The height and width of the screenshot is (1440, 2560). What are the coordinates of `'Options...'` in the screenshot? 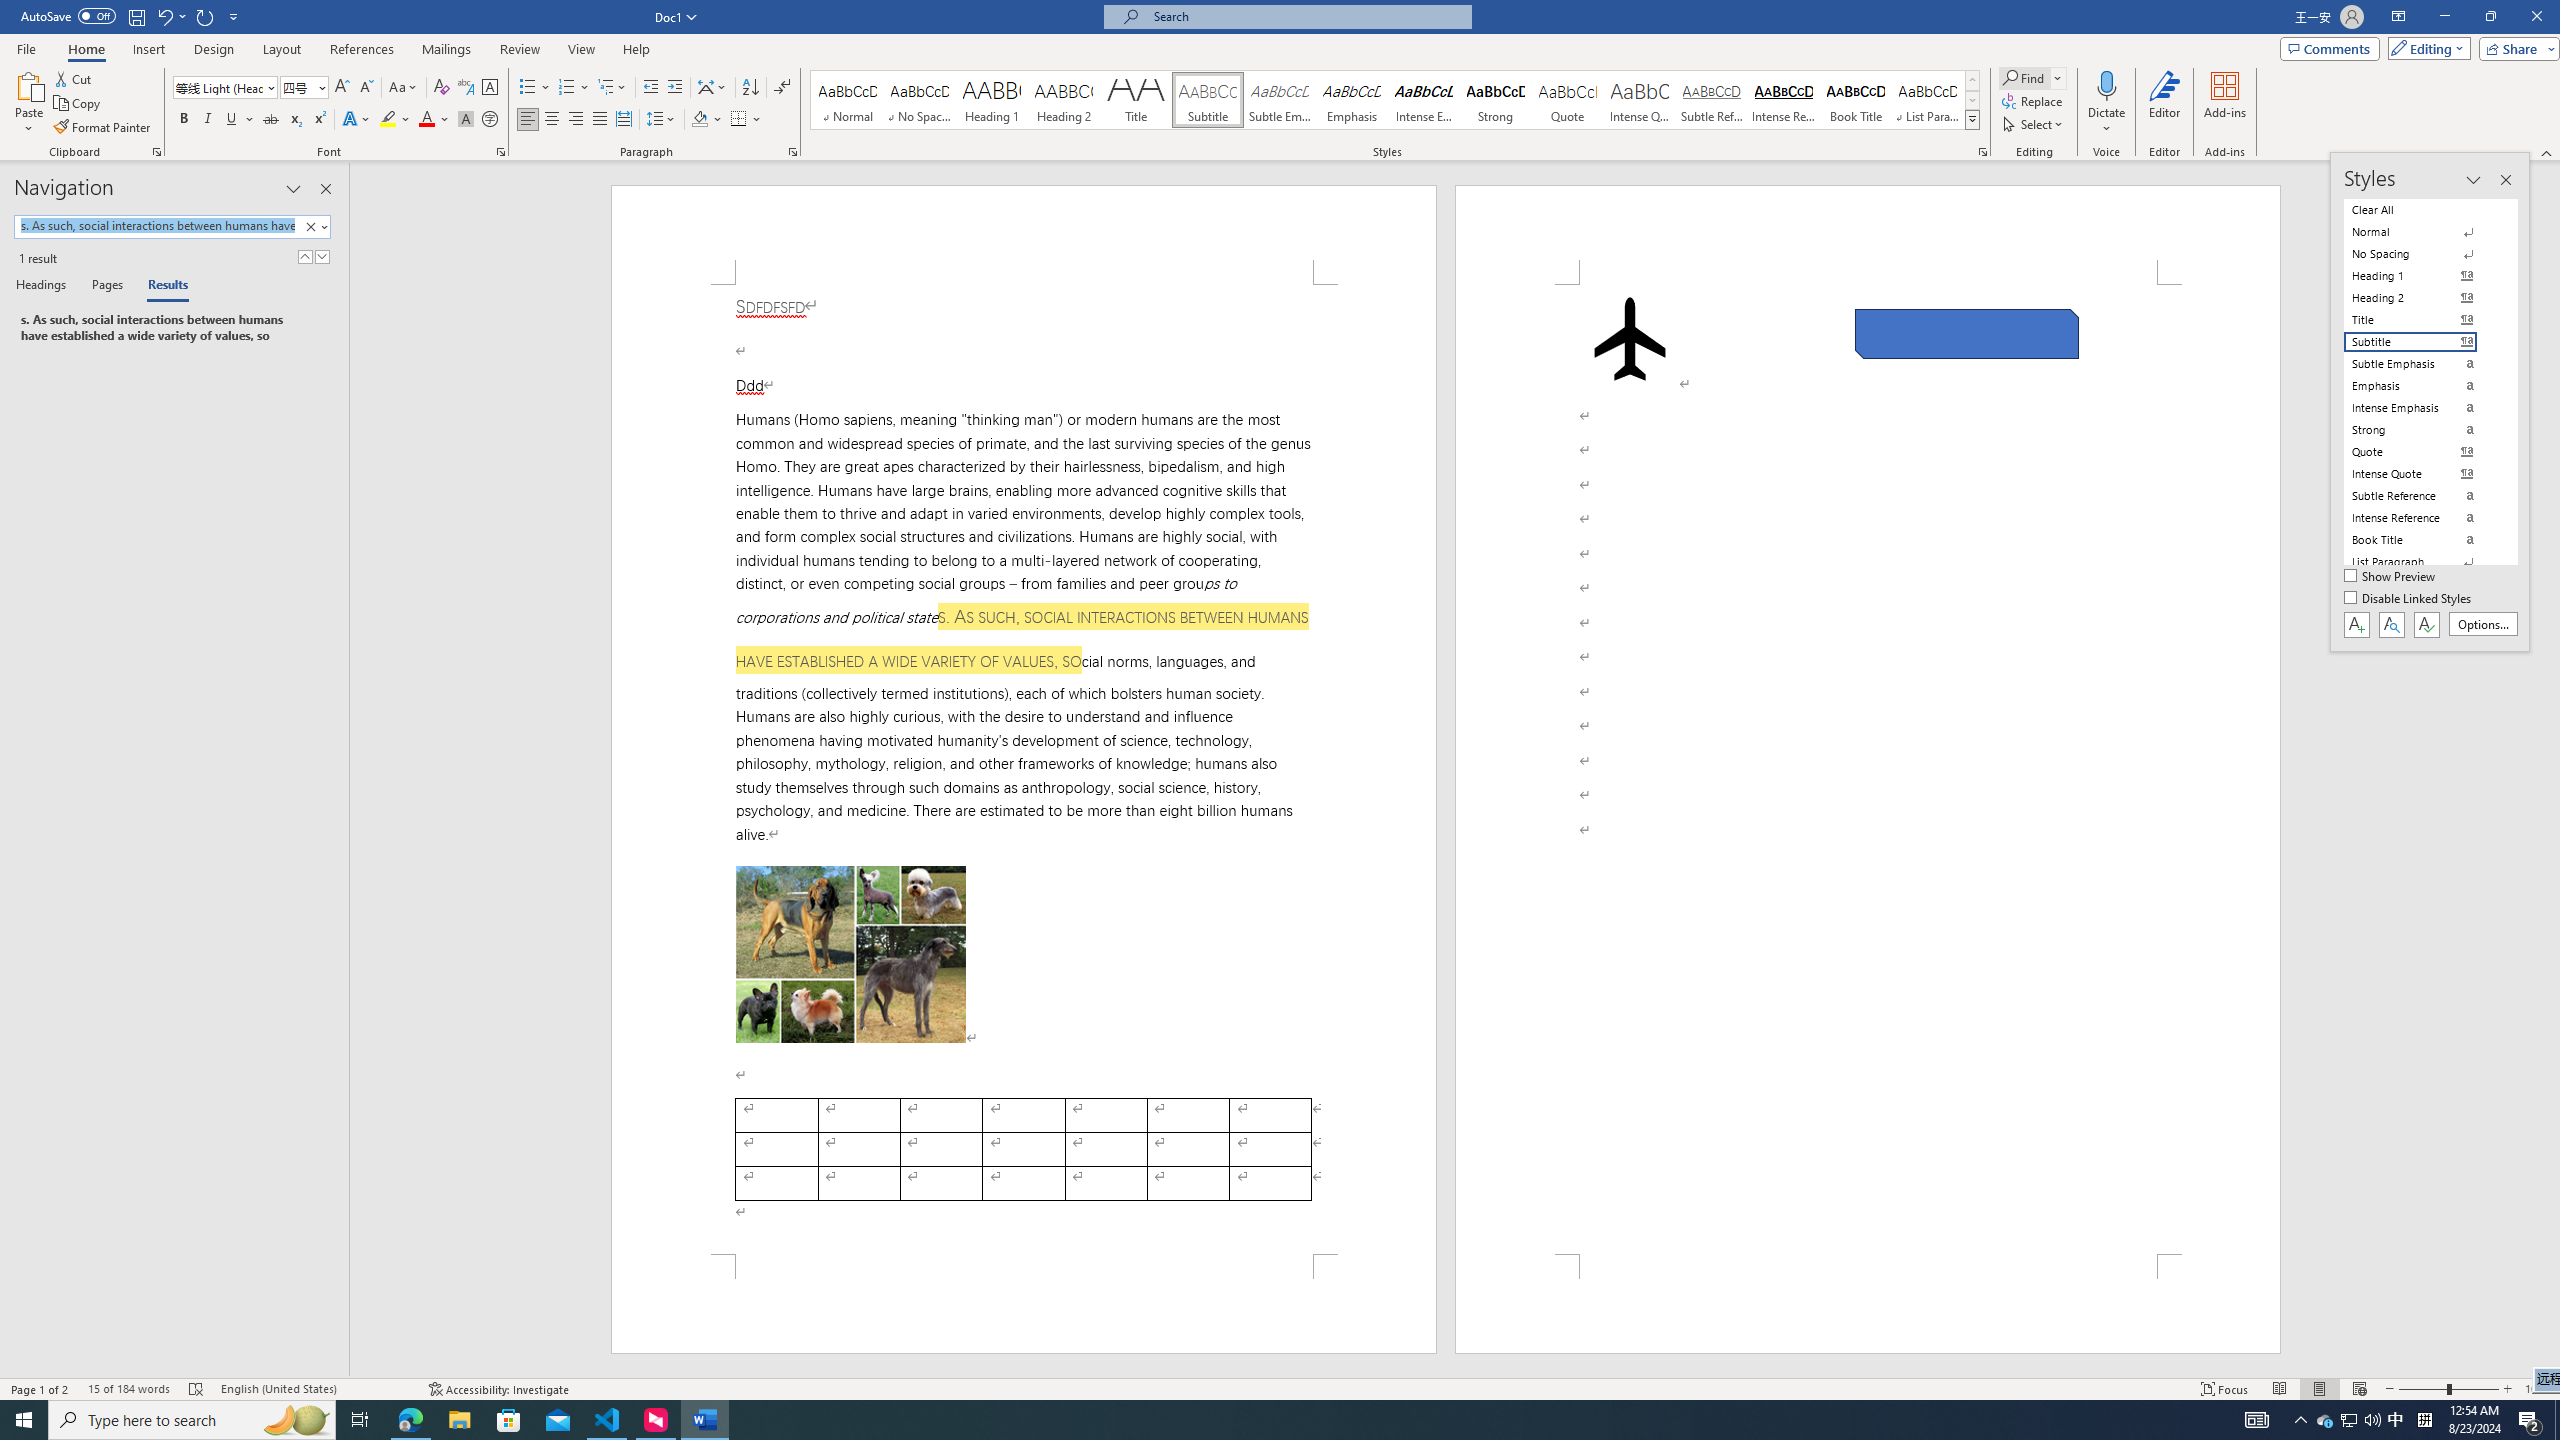 It's located at (2483, 624).